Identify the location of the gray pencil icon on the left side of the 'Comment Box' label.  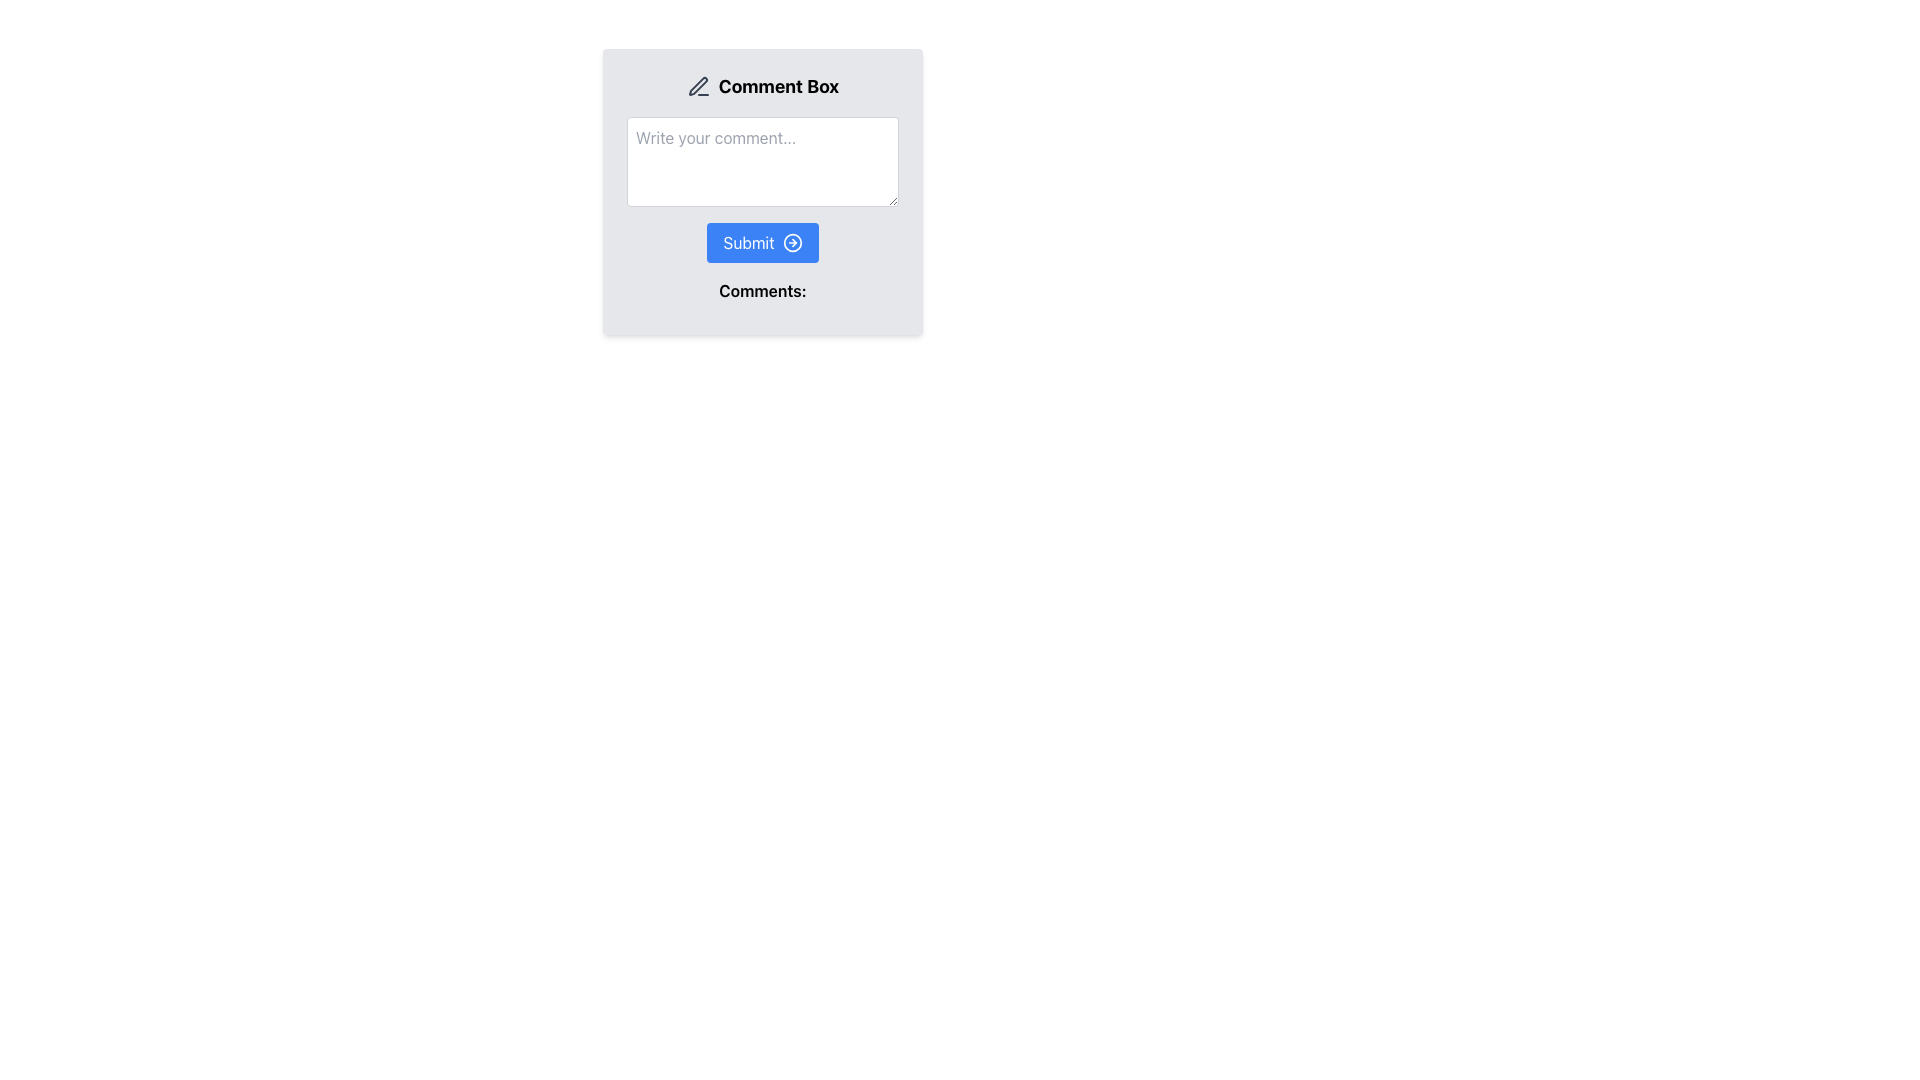
(762, 86).